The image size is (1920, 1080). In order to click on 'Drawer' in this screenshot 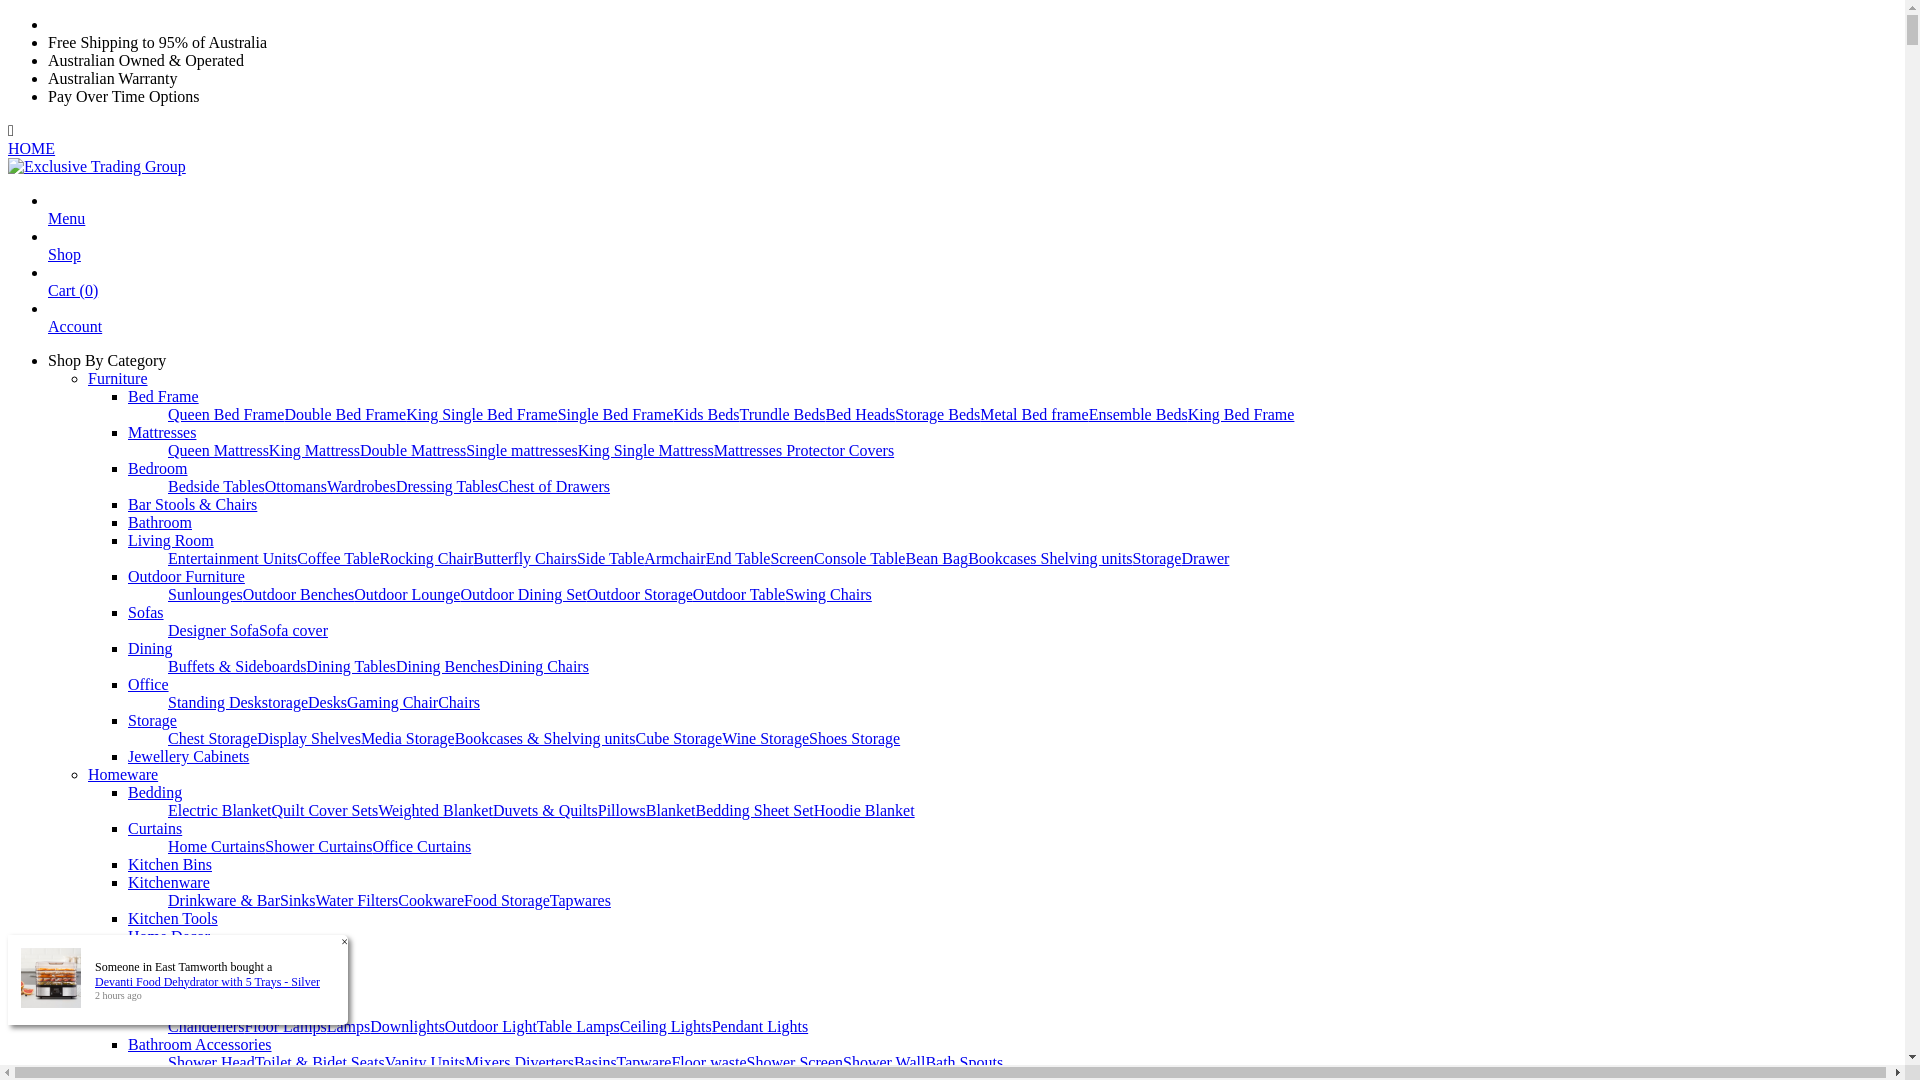, I will do `click(1203, 558)`.